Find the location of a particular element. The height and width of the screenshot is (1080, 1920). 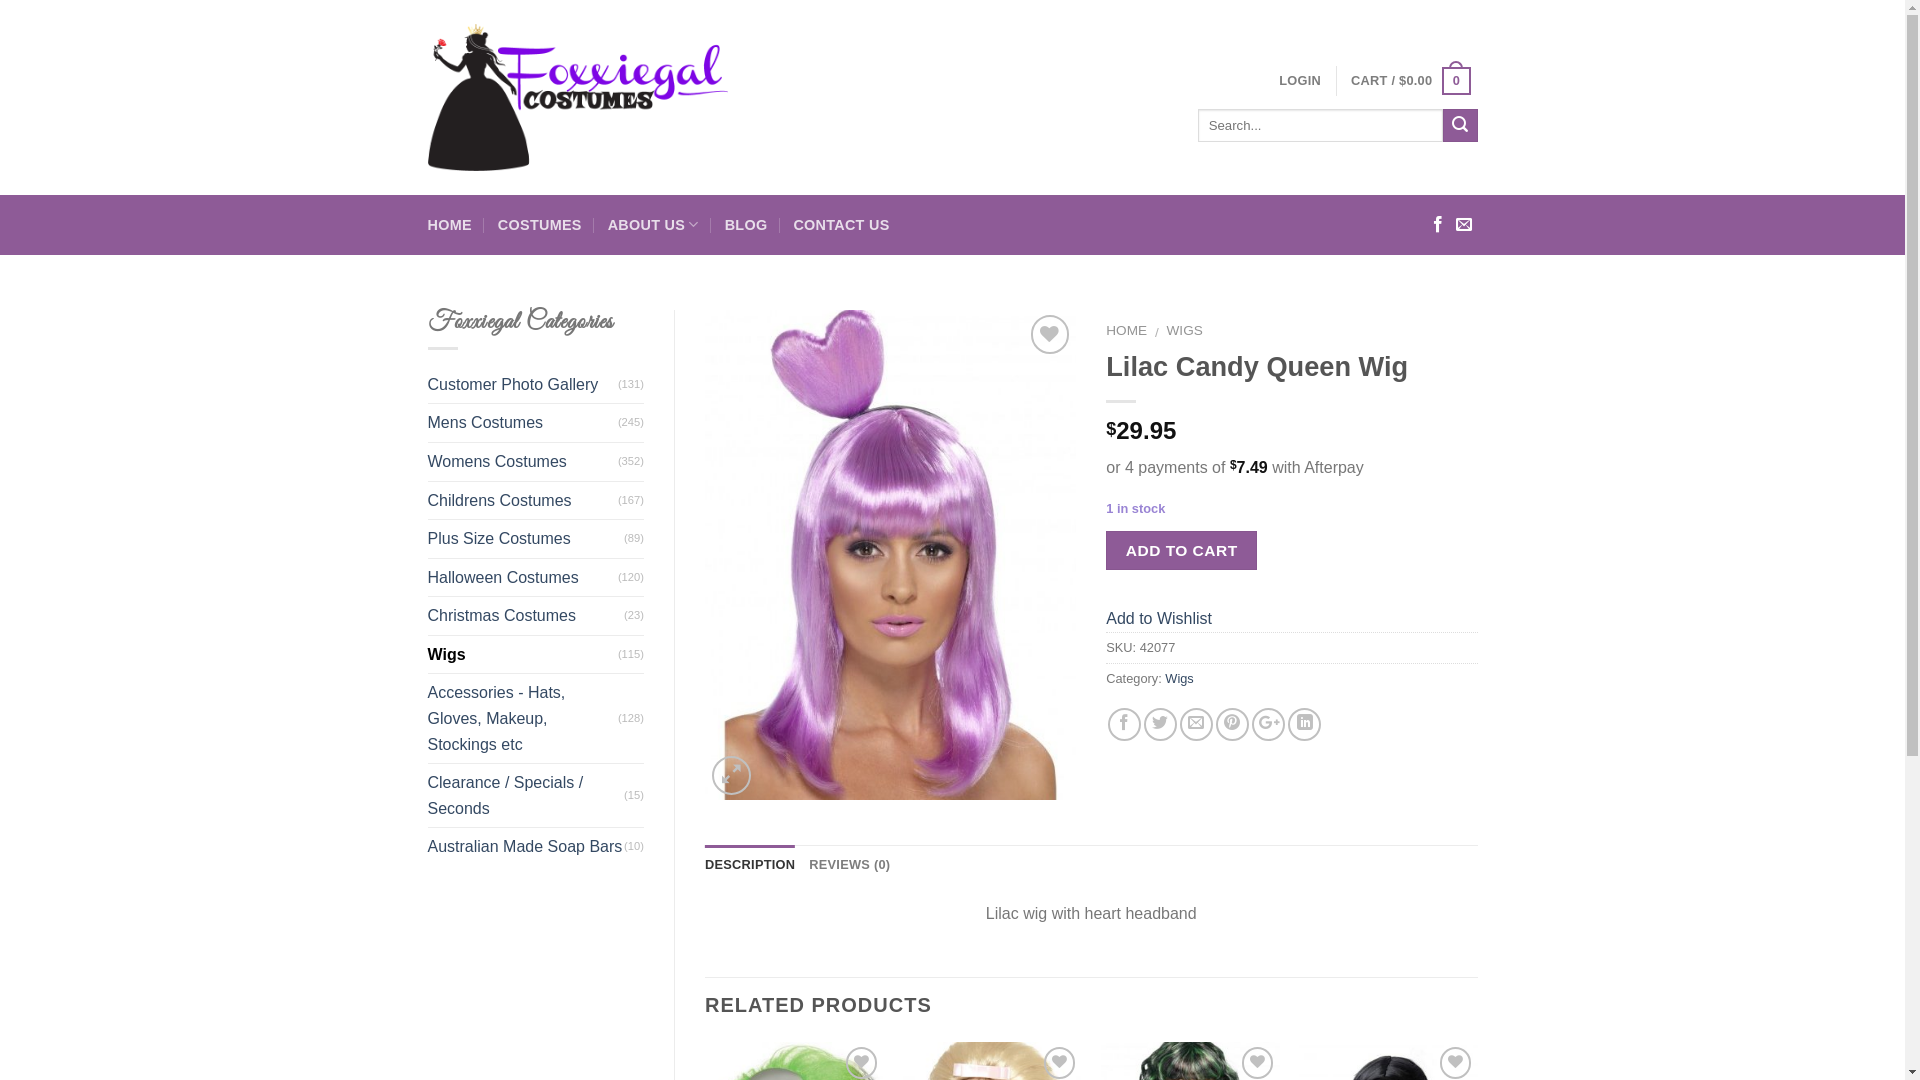

'Accessories - Hats, Gloves, Makeup, Stockings etc' is located at coordinates (523, 717).